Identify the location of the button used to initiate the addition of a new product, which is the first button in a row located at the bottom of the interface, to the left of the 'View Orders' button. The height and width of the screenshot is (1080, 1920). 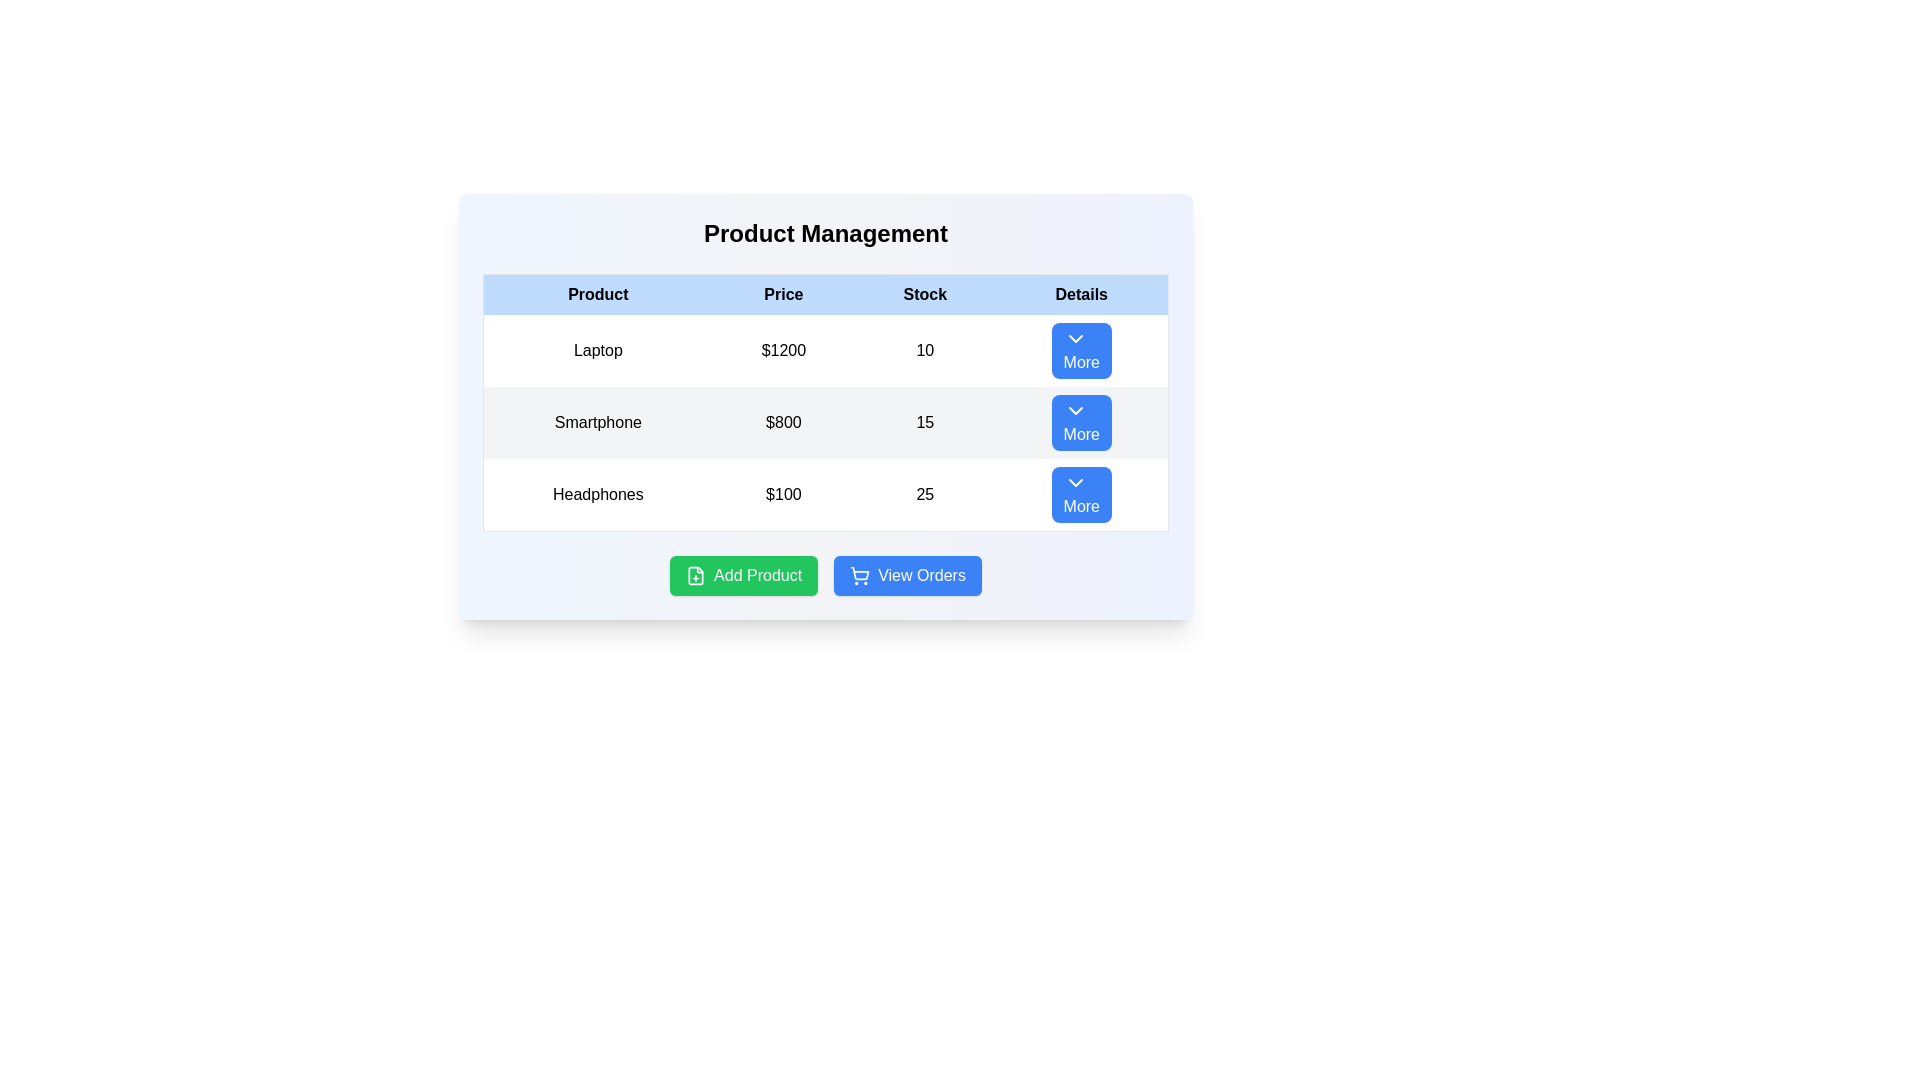
(743, 575).